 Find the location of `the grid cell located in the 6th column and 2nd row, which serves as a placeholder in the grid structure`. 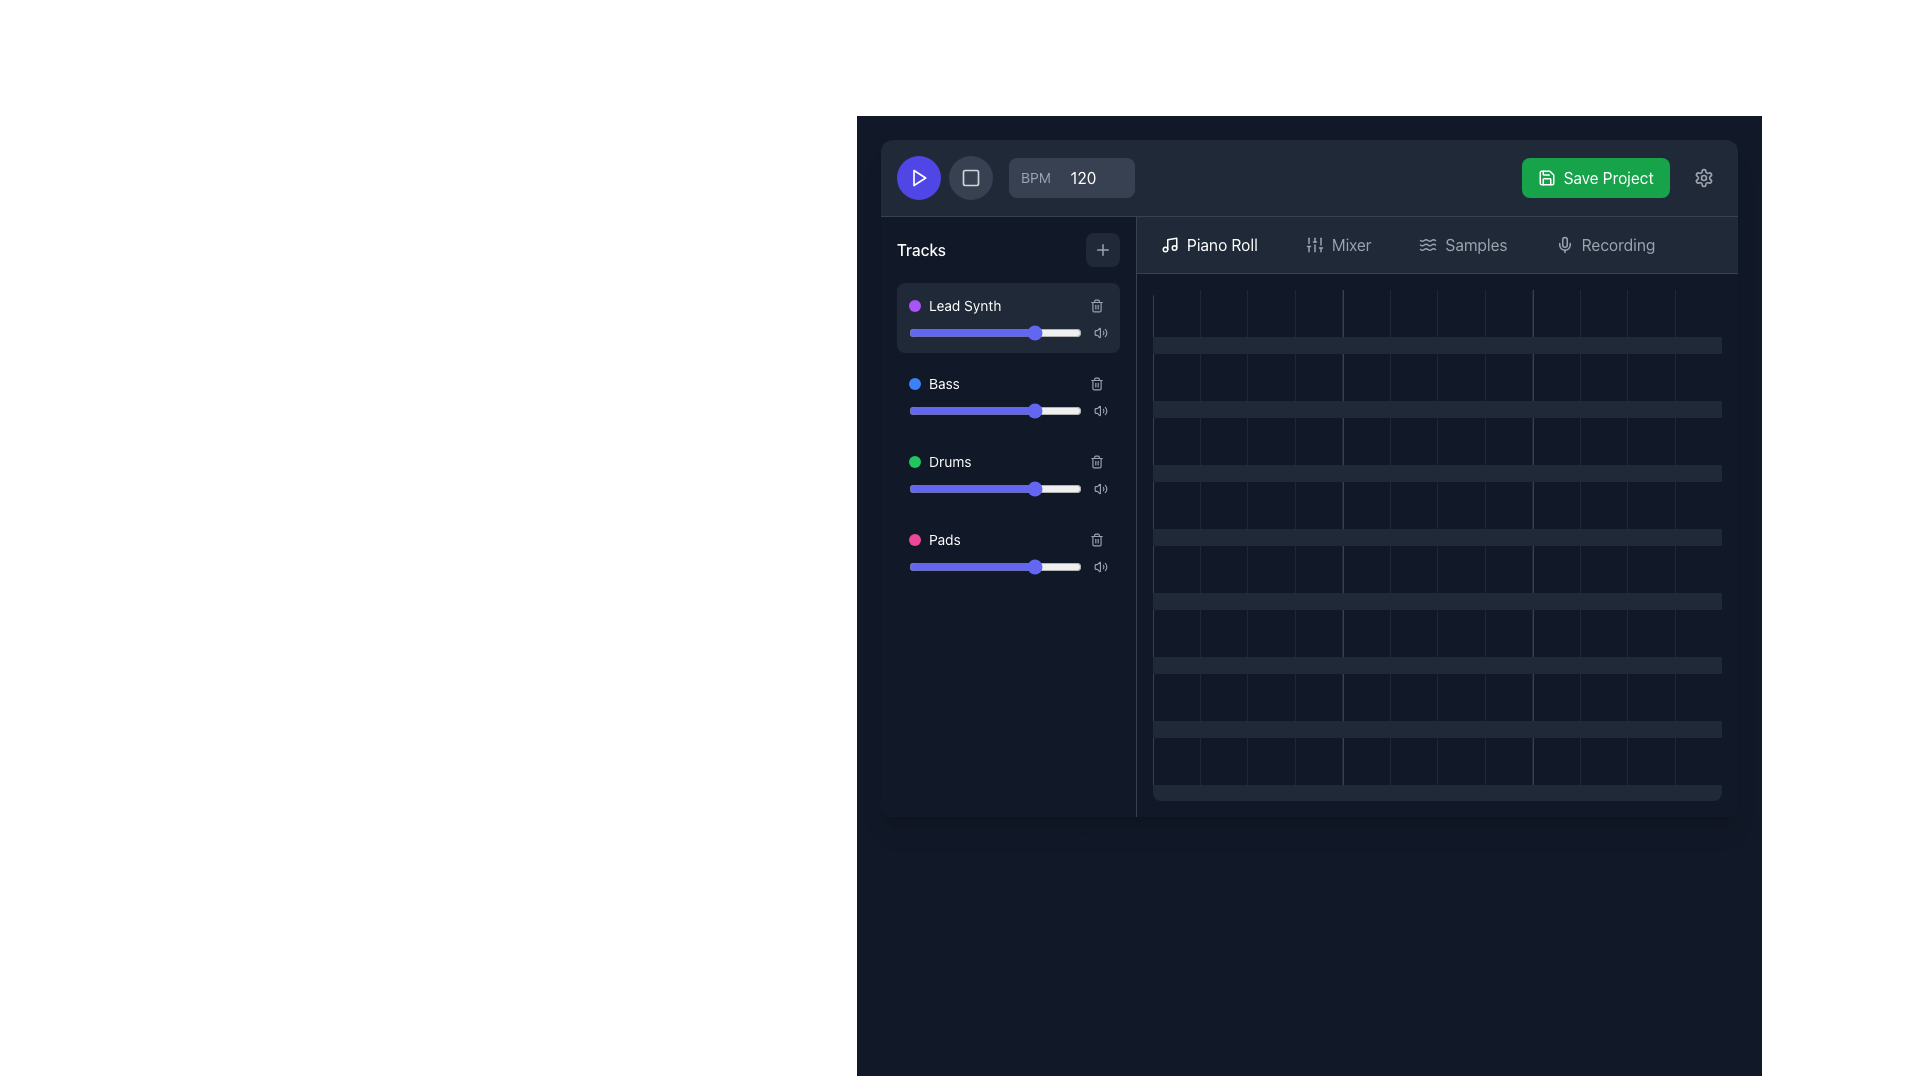

the grid cell located in the 6th column and 2nd row, which serves as a placeholder in the grid structure is located at coordinates (1412, 377).